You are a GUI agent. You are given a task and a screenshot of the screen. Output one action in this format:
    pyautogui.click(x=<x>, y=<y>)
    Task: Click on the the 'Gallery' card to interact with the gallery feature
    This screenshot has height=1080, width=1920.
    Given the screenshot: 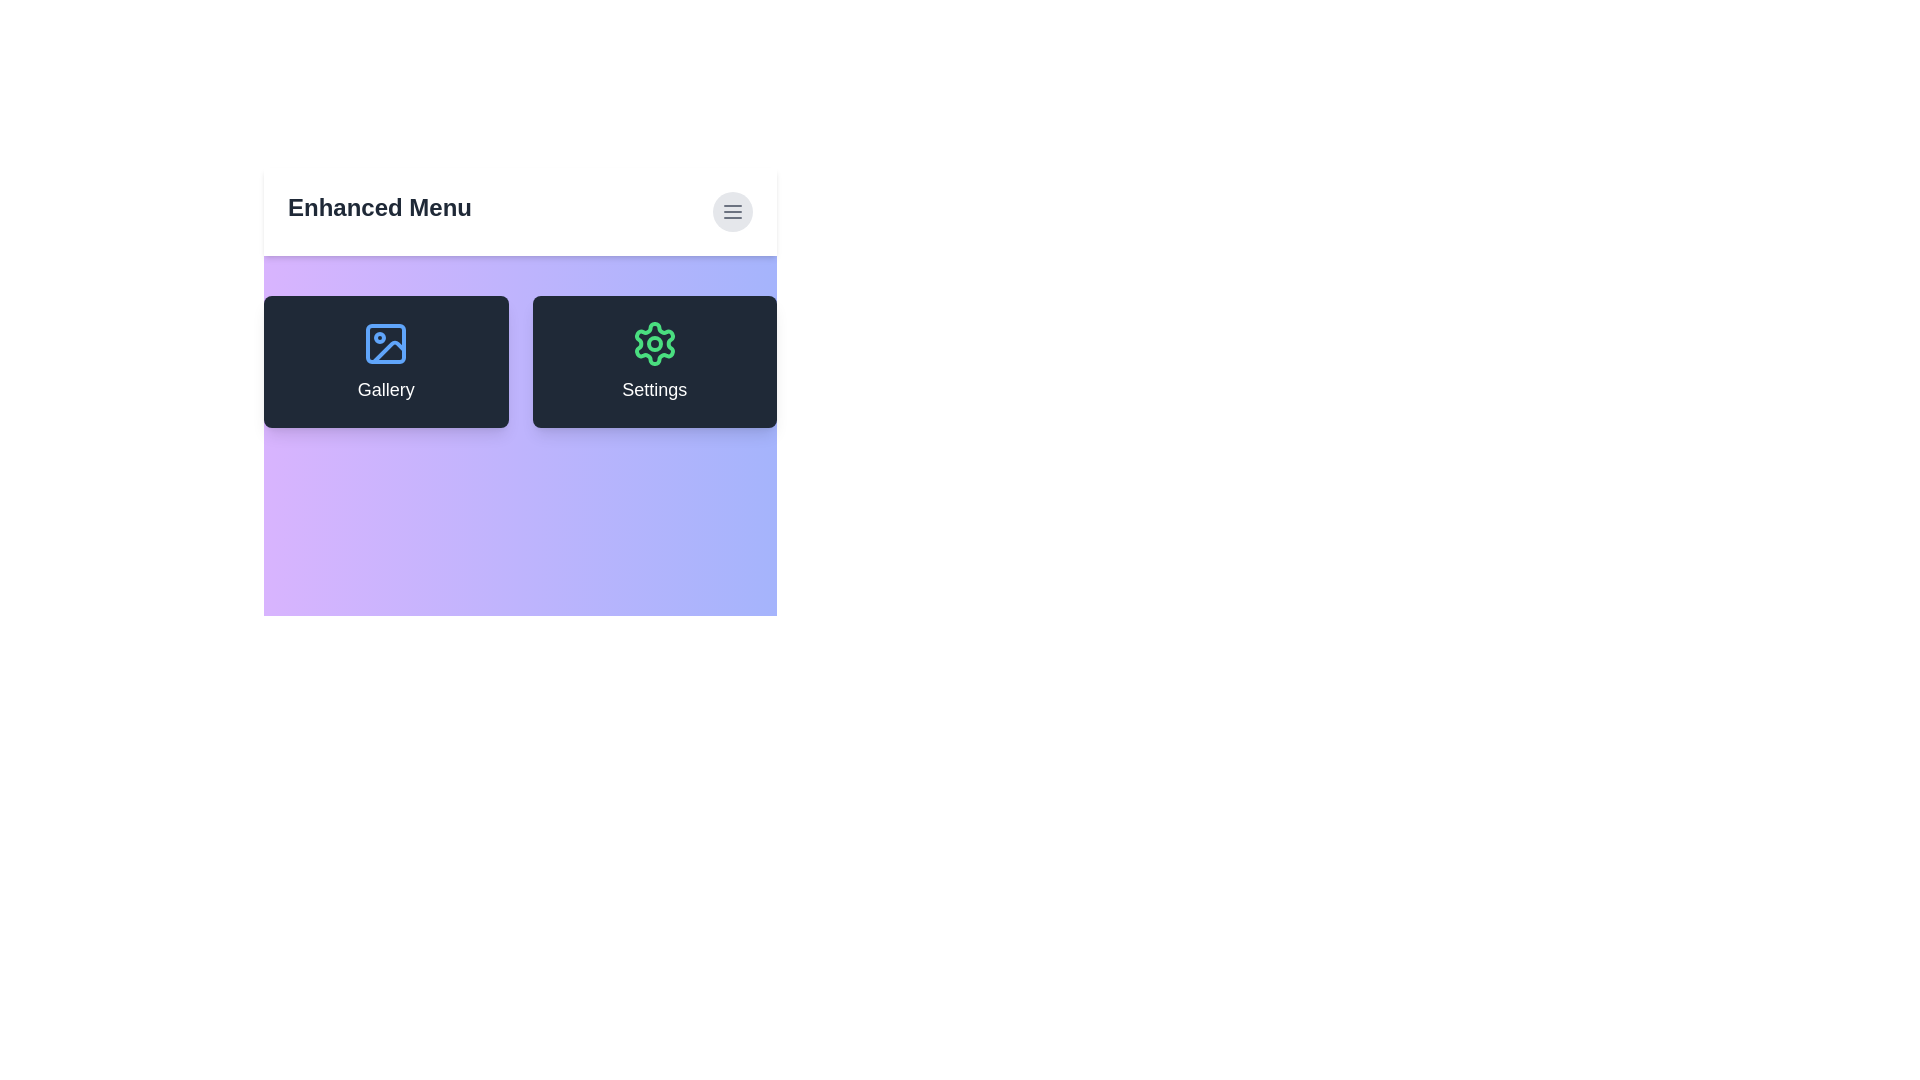 What is the action you would take?
    pyautogui.click(x=385, y=362)
    